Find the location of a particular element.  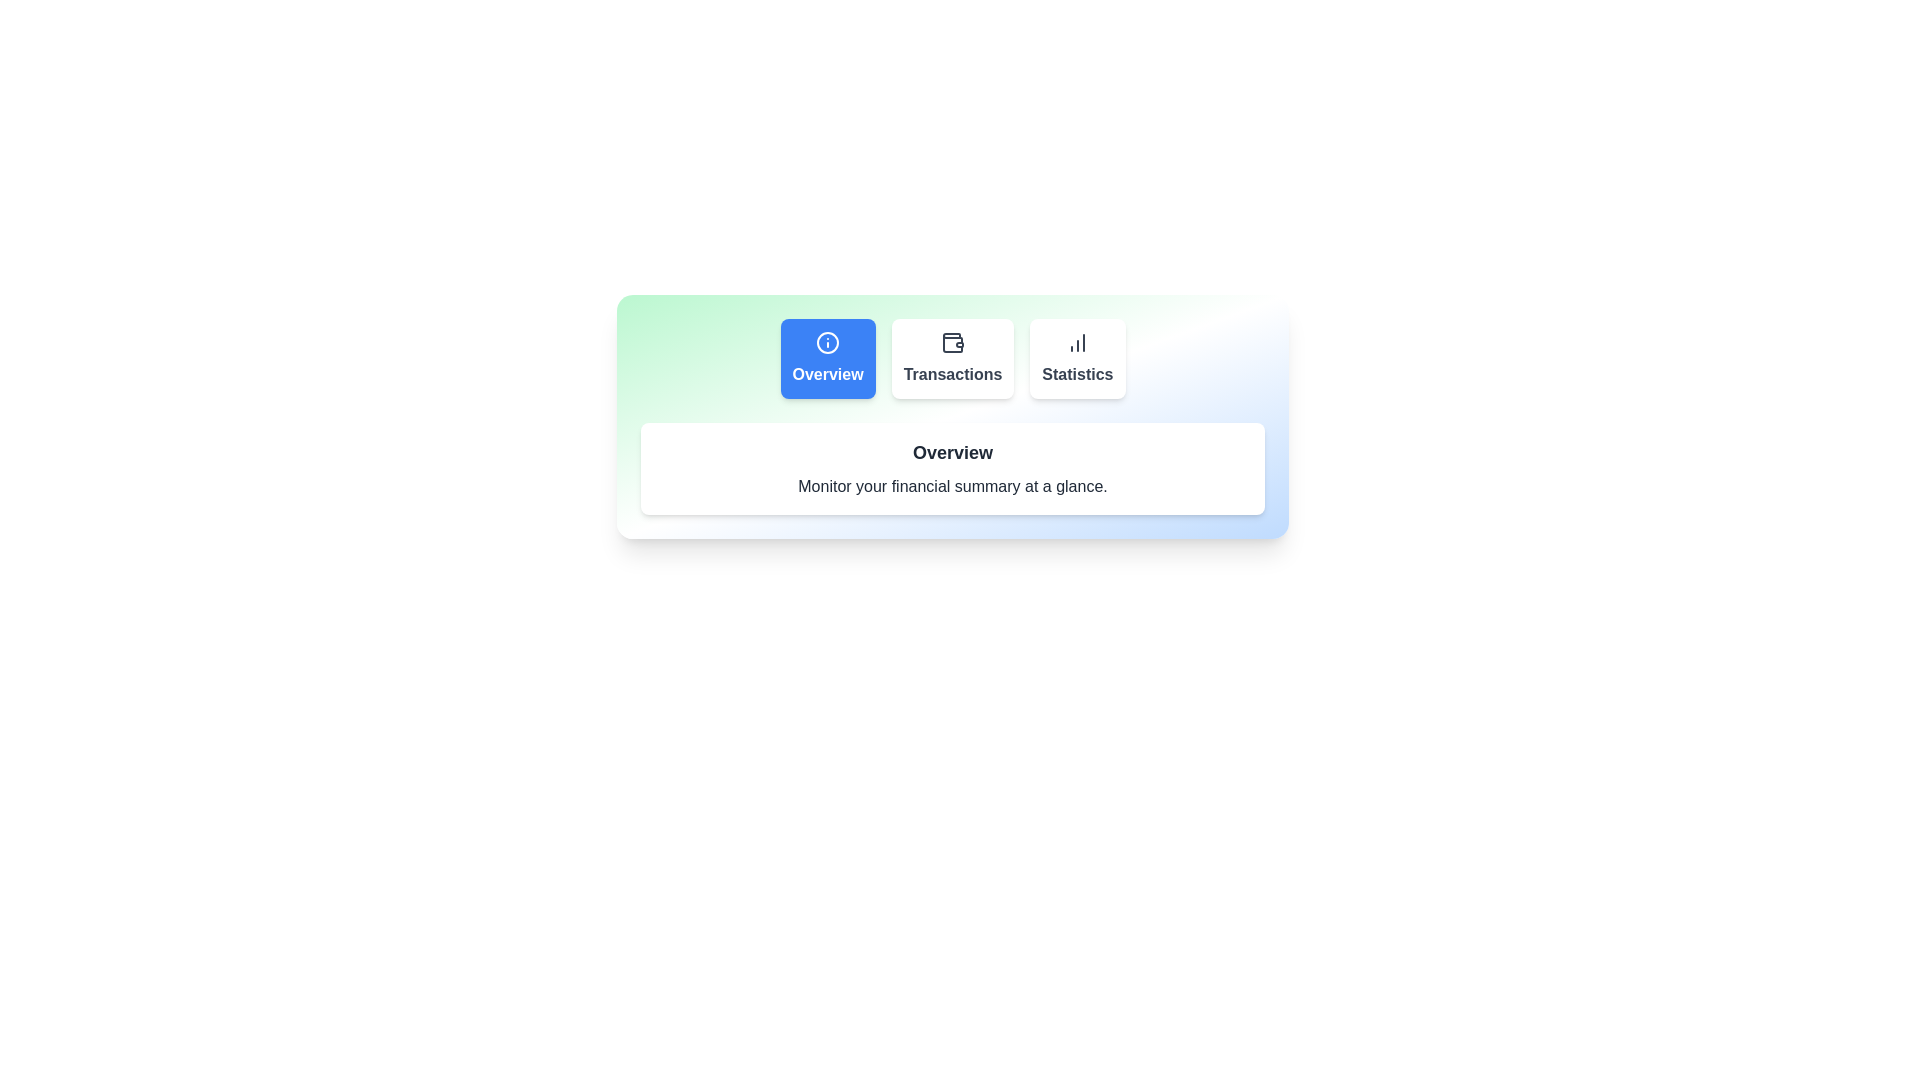

the Statistics tab to explore its content is located at coordinates (1077, 357).